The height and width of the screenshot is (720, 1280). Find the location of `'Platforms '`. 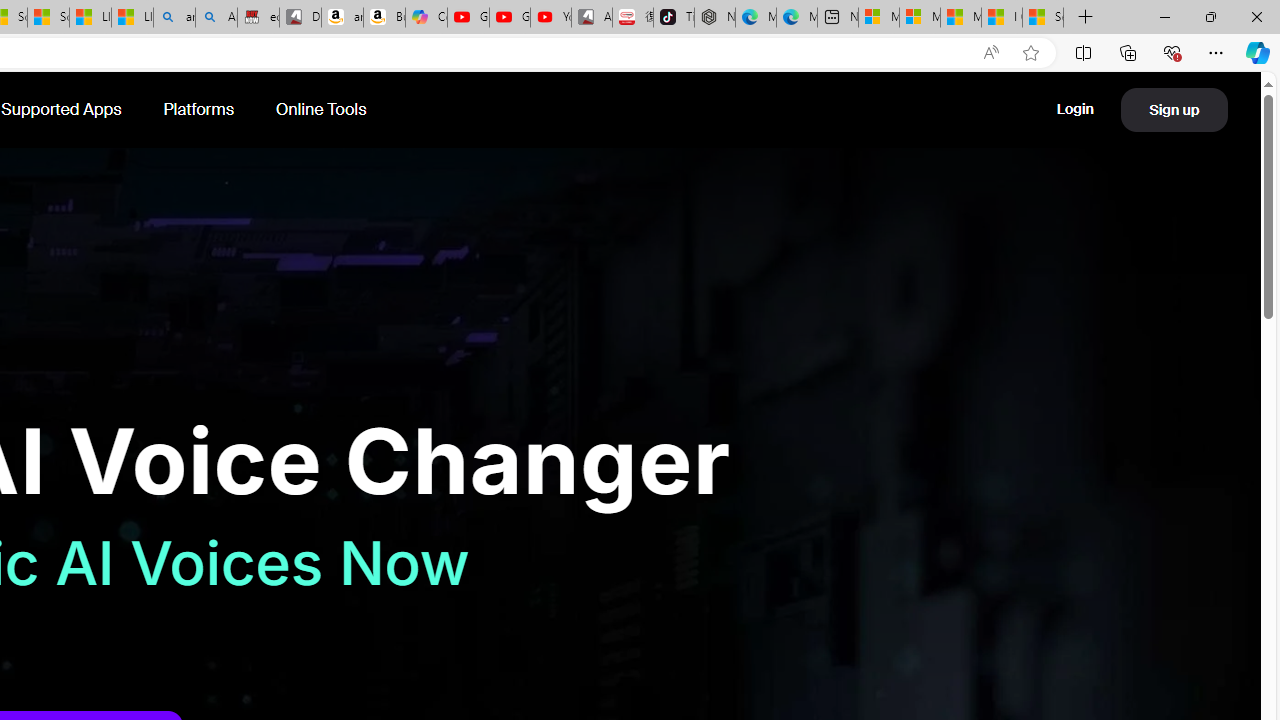

'Platforms ' is located at coordinates (200, 109).